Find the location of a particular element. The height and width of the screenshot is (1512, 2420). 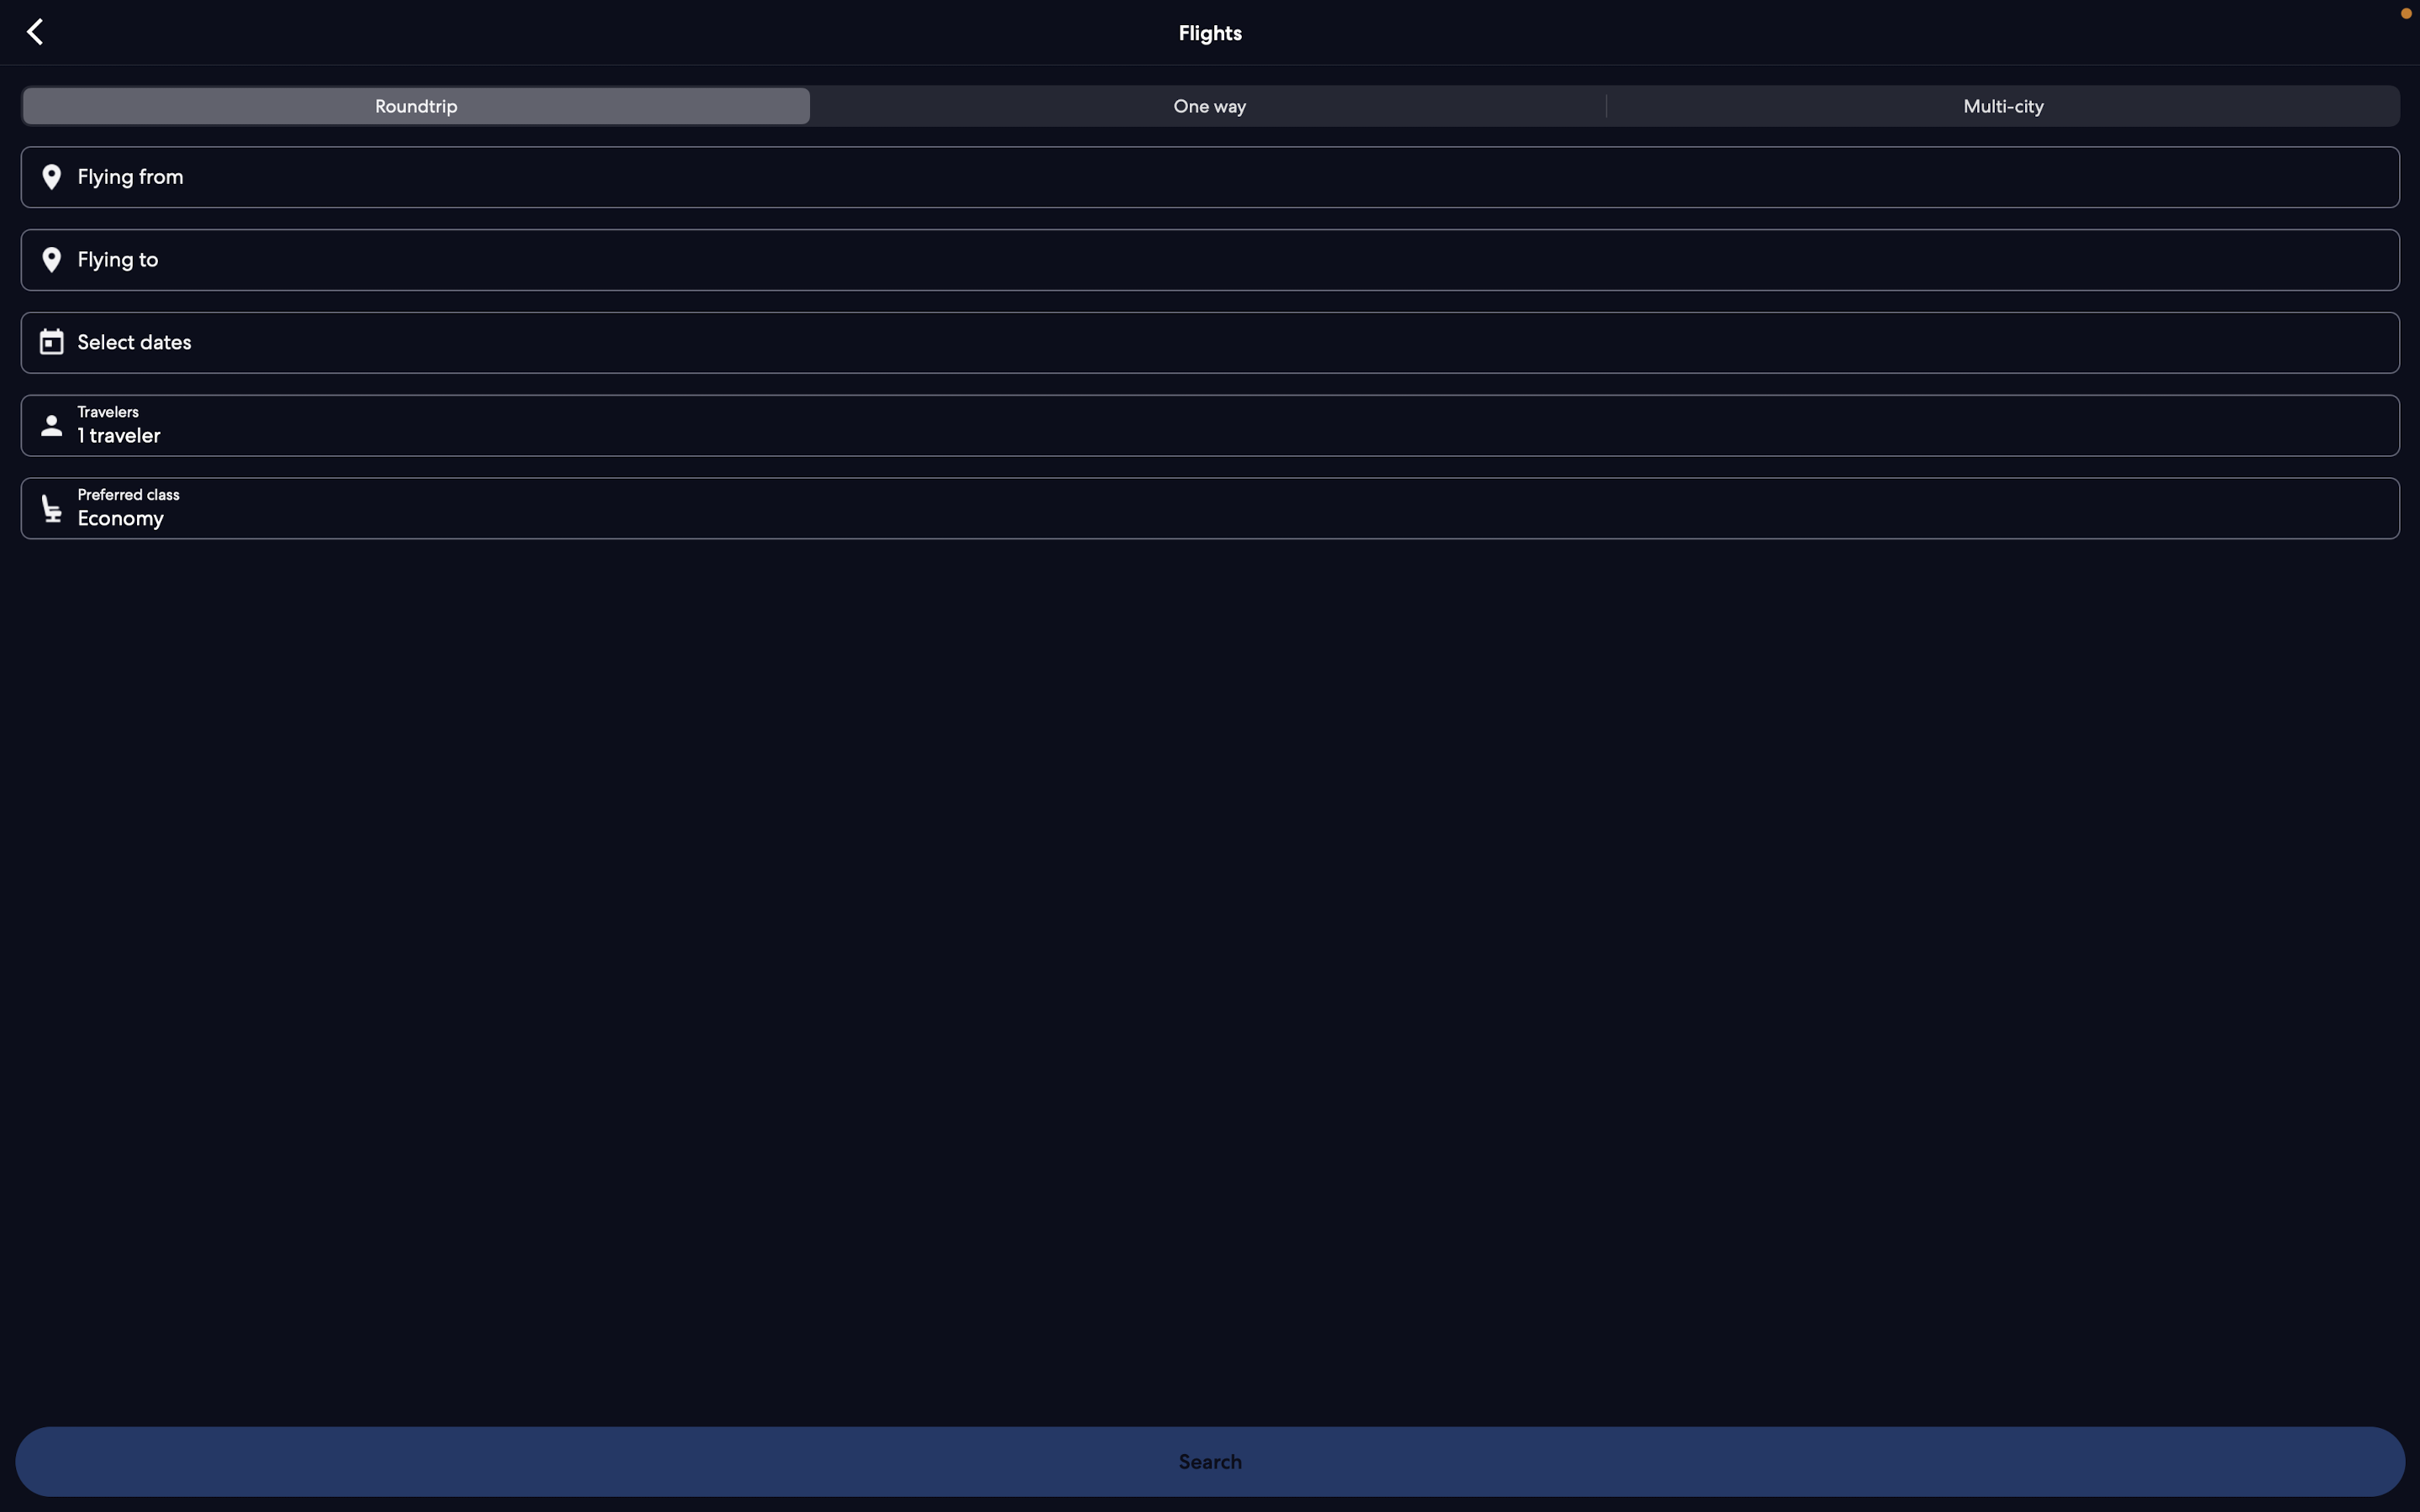

the option for booking multiple city flights is located at coordinates (1997, 109).